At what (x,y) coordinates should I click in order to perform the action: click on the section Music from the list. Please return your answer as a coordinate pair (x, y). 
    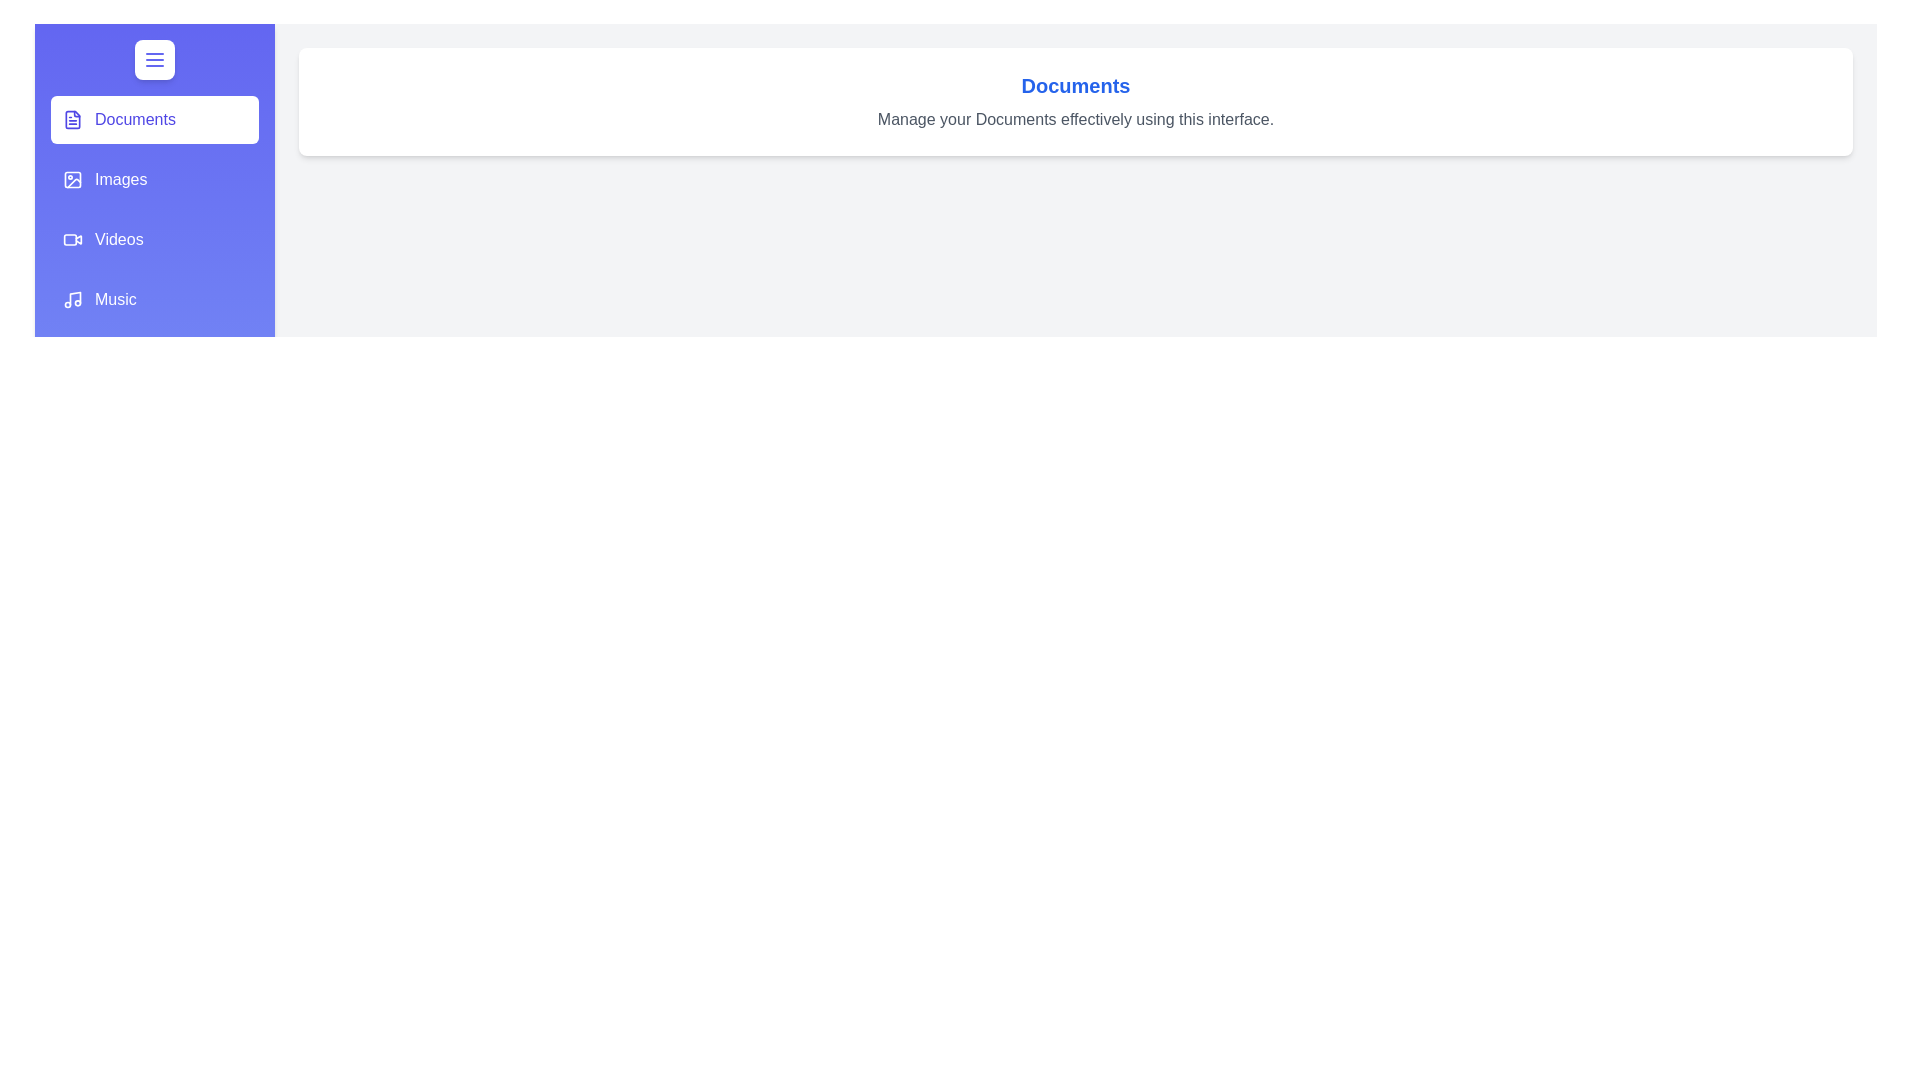
    Looking at the image, I should click on (153, 300).